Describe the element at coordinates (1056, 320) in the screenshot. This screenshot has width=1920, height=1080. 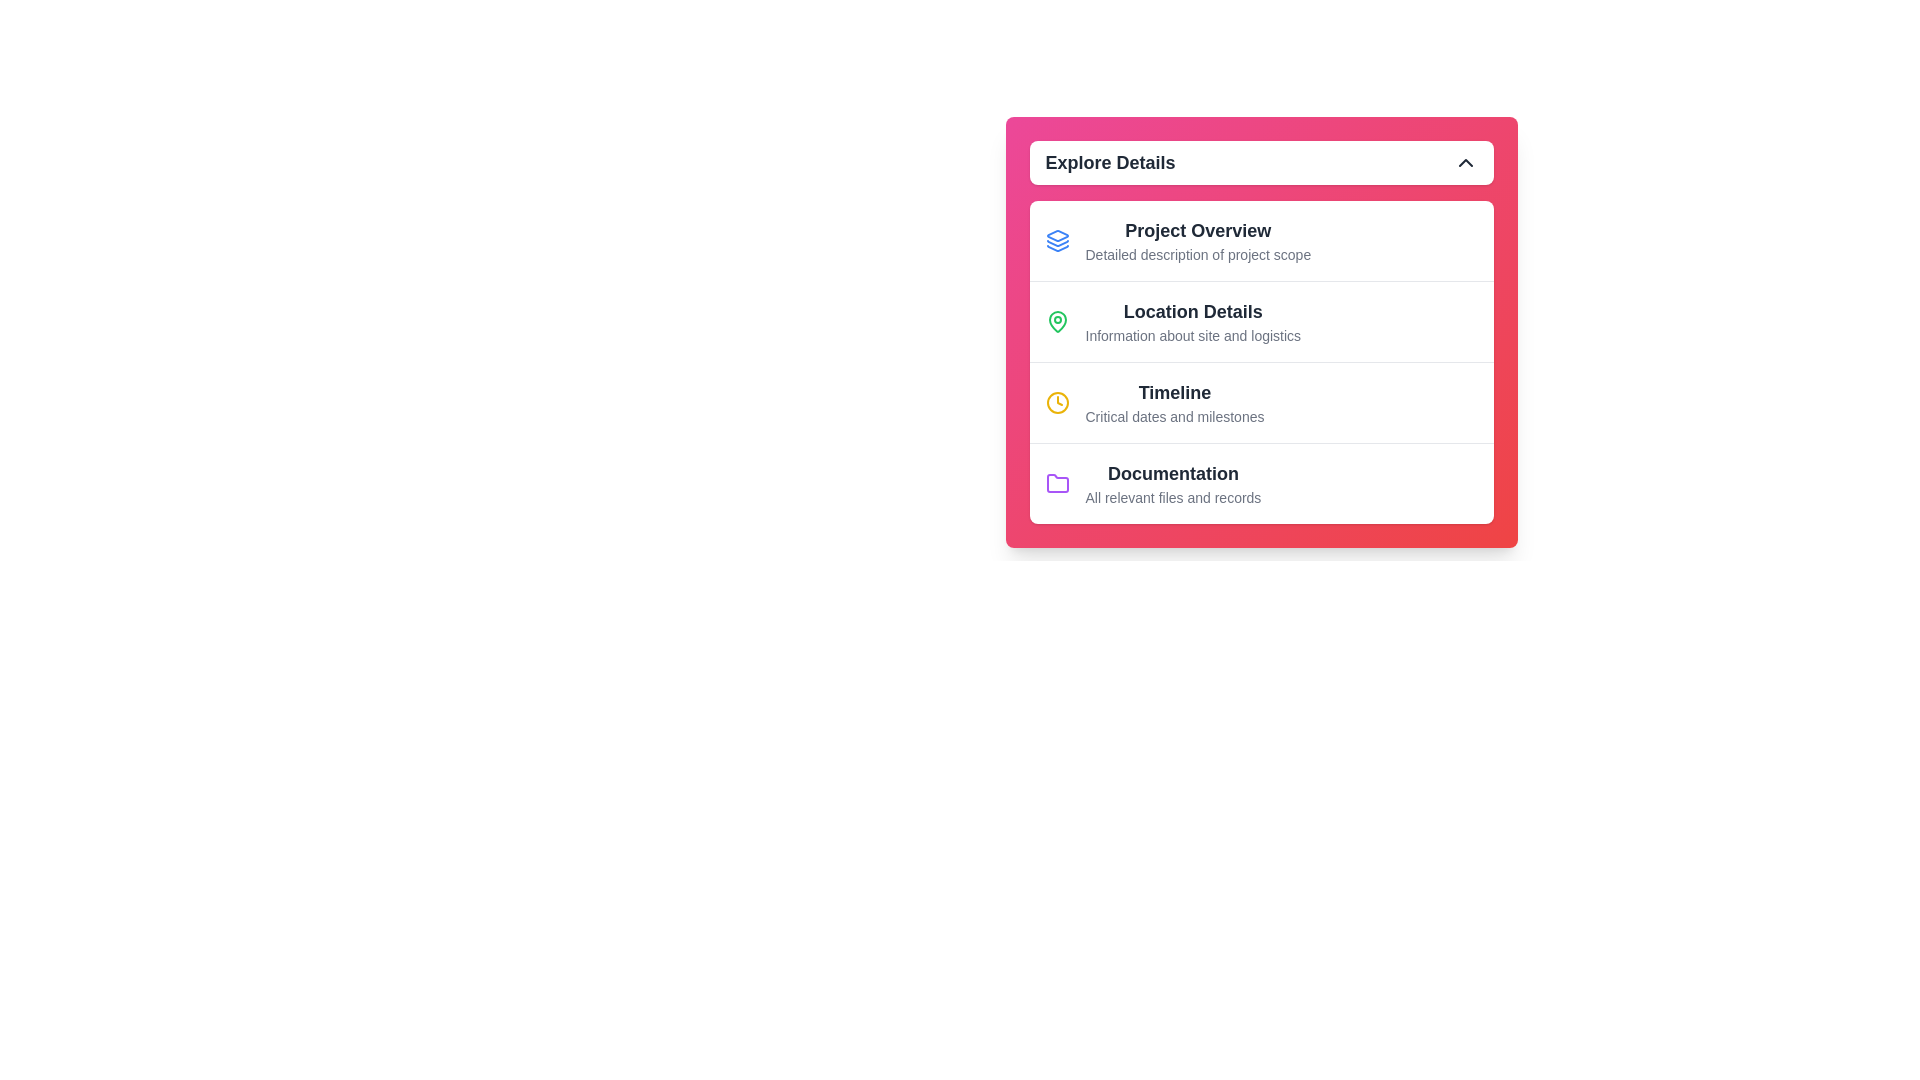
I see `the green map pin-style icon located to the left of the 'Location Details' text in the 'Explore Details' panel to gather its meaning` at that location.